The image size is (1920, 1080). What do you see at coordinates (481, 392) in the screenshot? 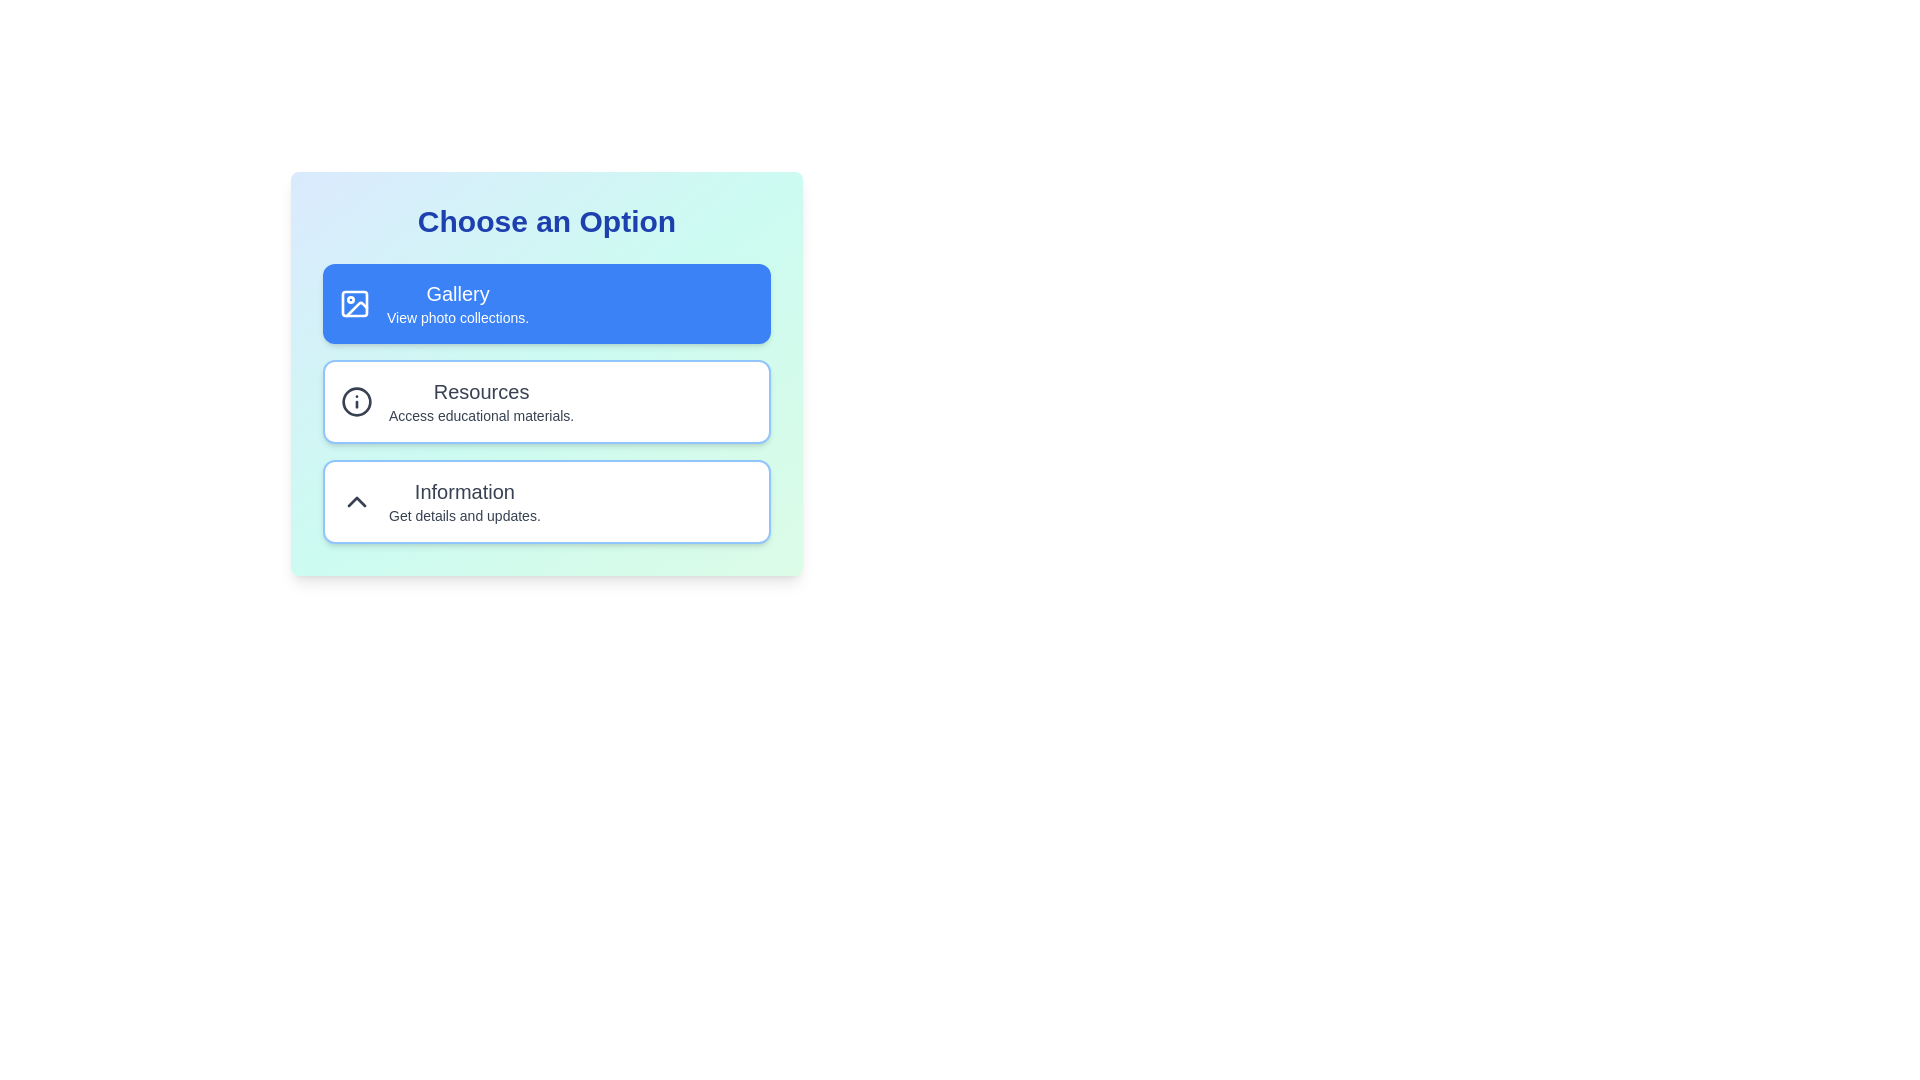
I see `'Resources' label displayed in bold text, located below the 'Gallery' option in a vertical list of choices` at bounding box center [481, 392].